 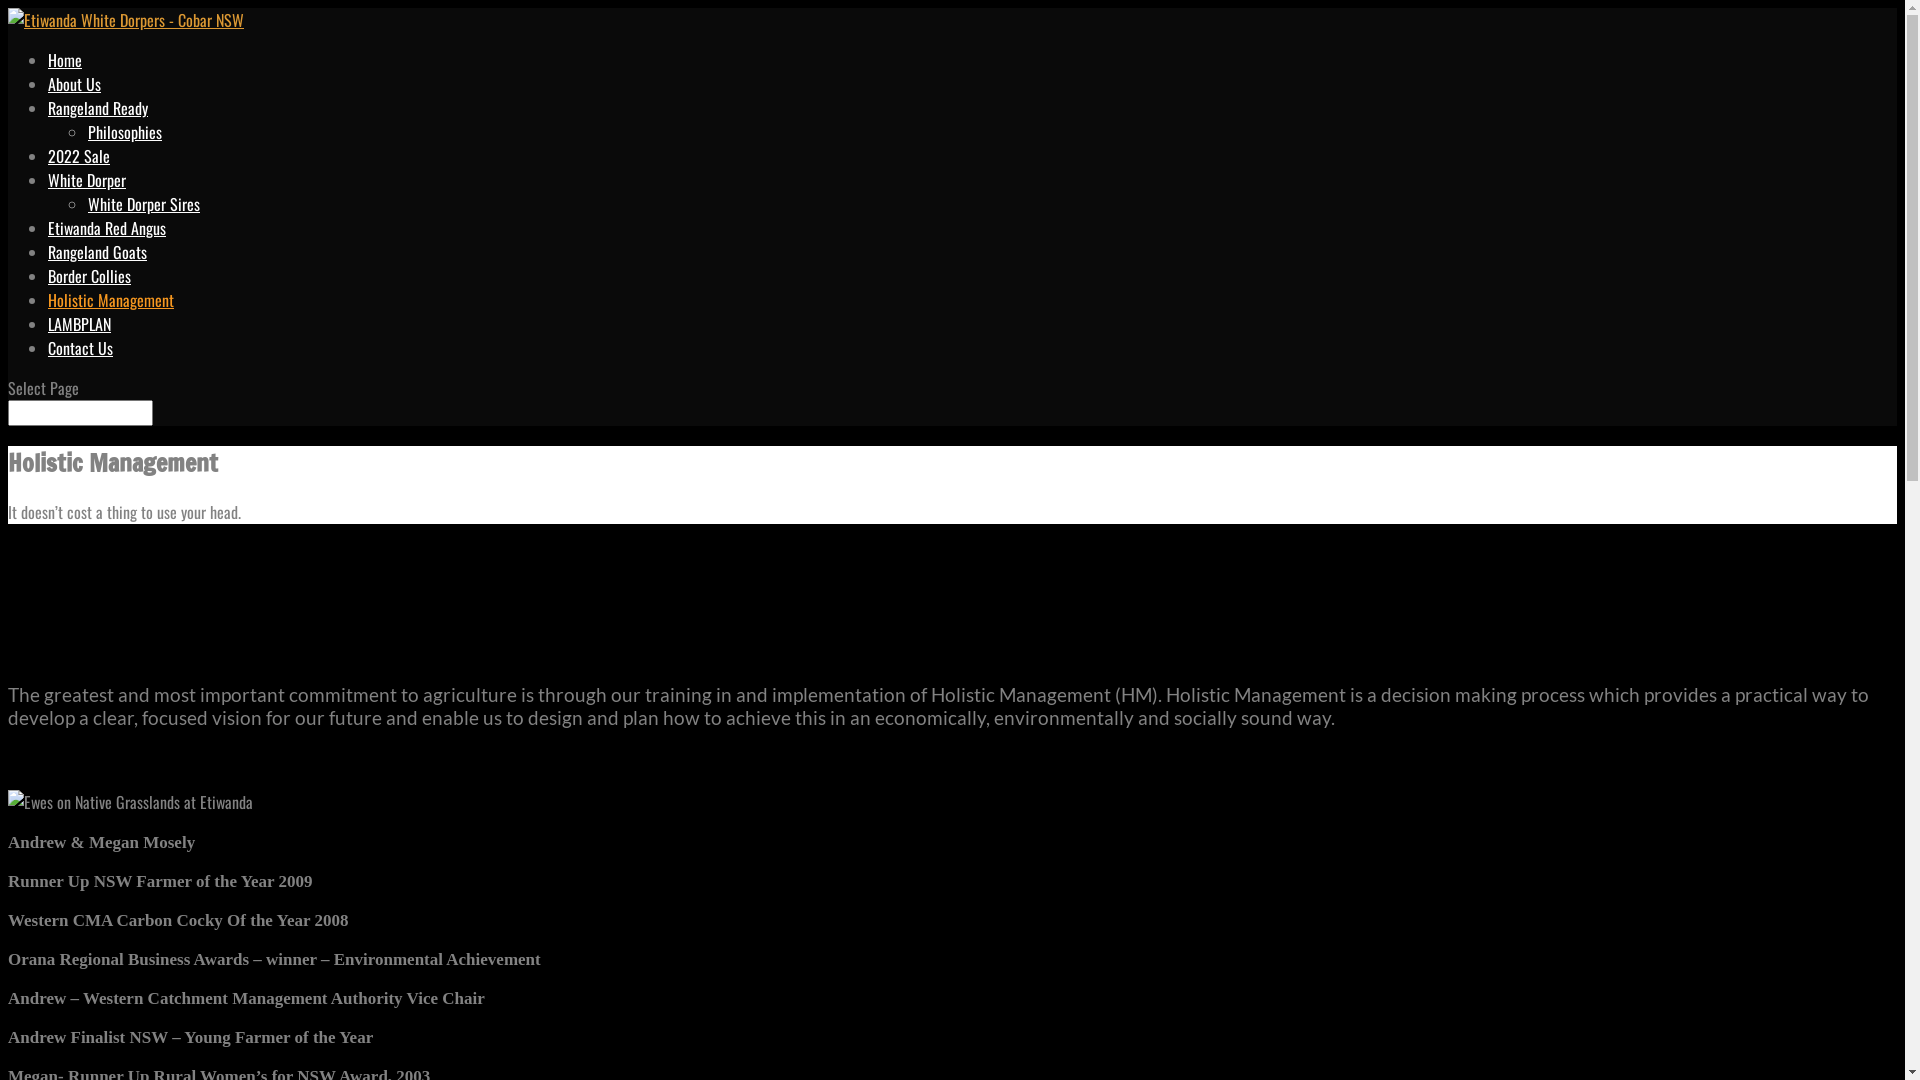 I want to click on 'Holistic Management', so click(x=109, y=300).